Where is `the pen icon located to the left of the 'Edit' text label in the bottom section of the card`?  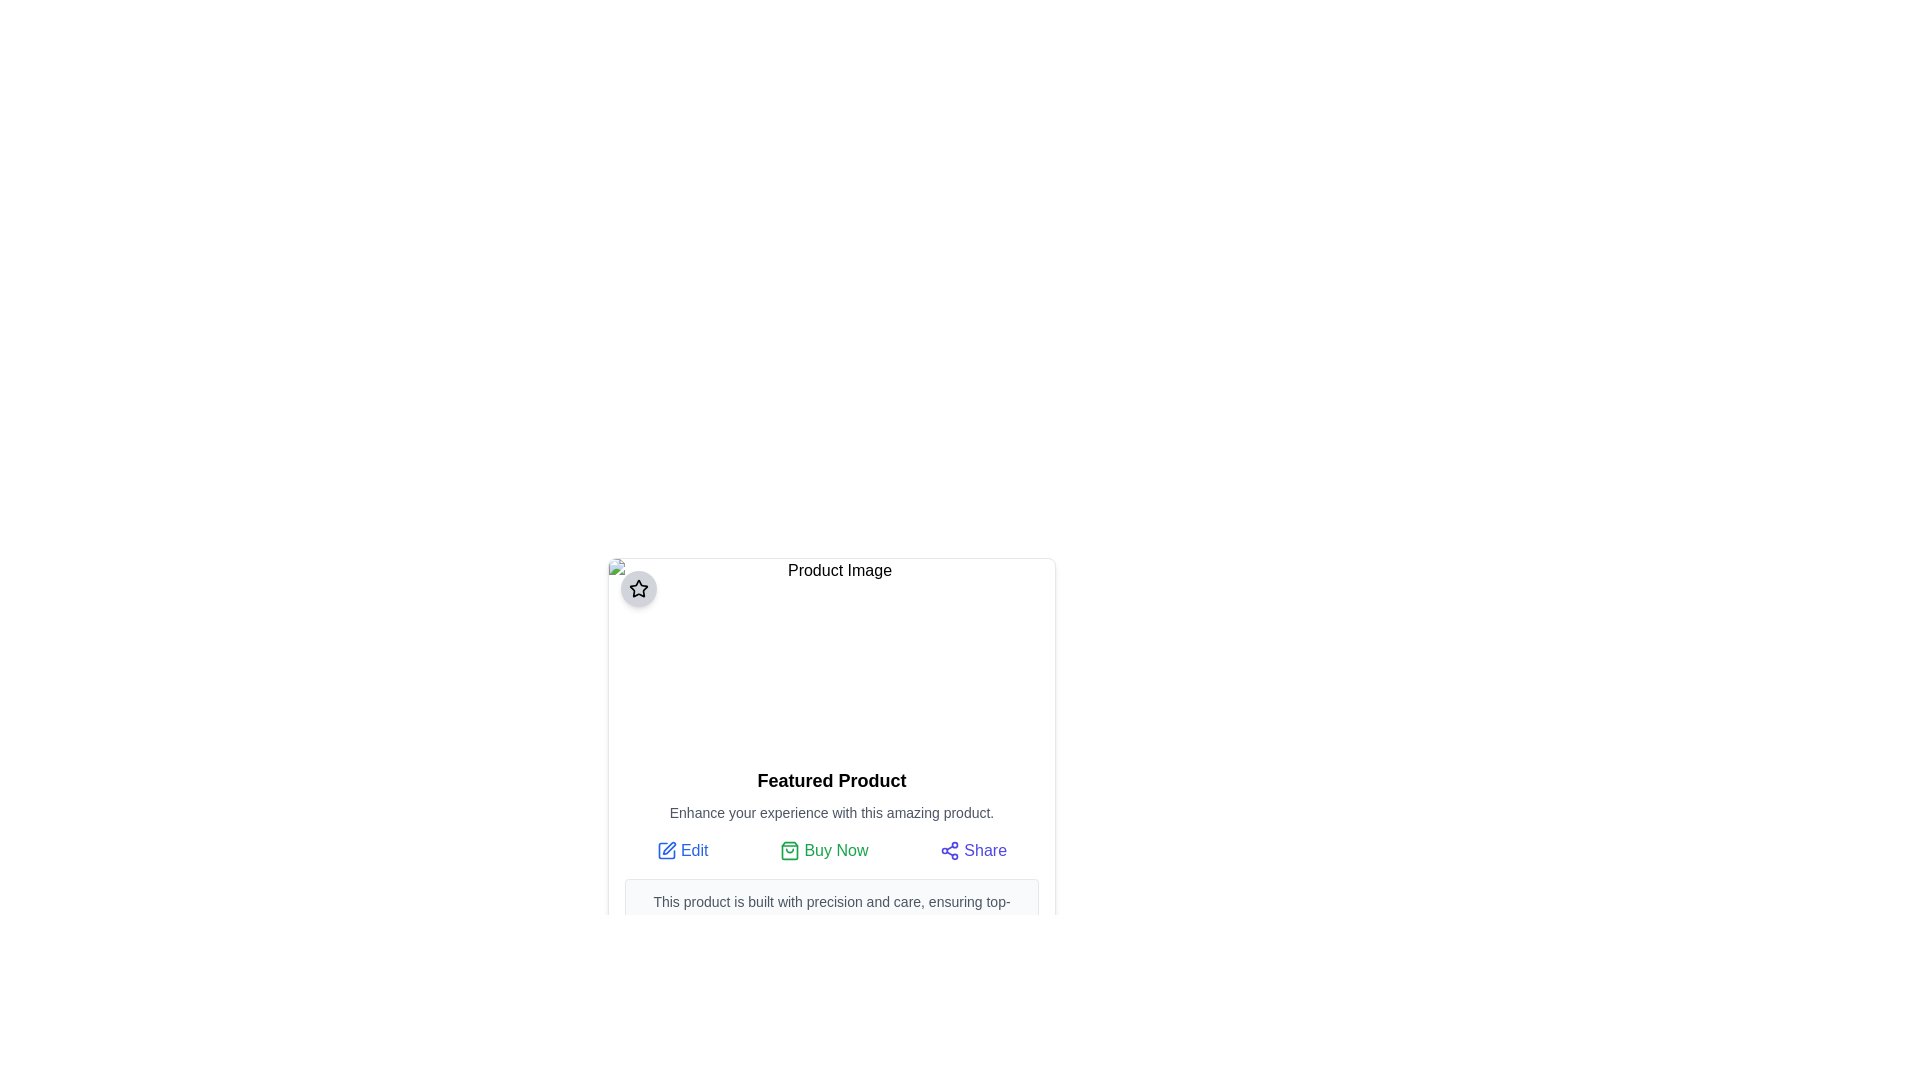 the pen icon located to the left of the 'Edit' text label in the bottom section of the card is located at coordinates (667, 851).